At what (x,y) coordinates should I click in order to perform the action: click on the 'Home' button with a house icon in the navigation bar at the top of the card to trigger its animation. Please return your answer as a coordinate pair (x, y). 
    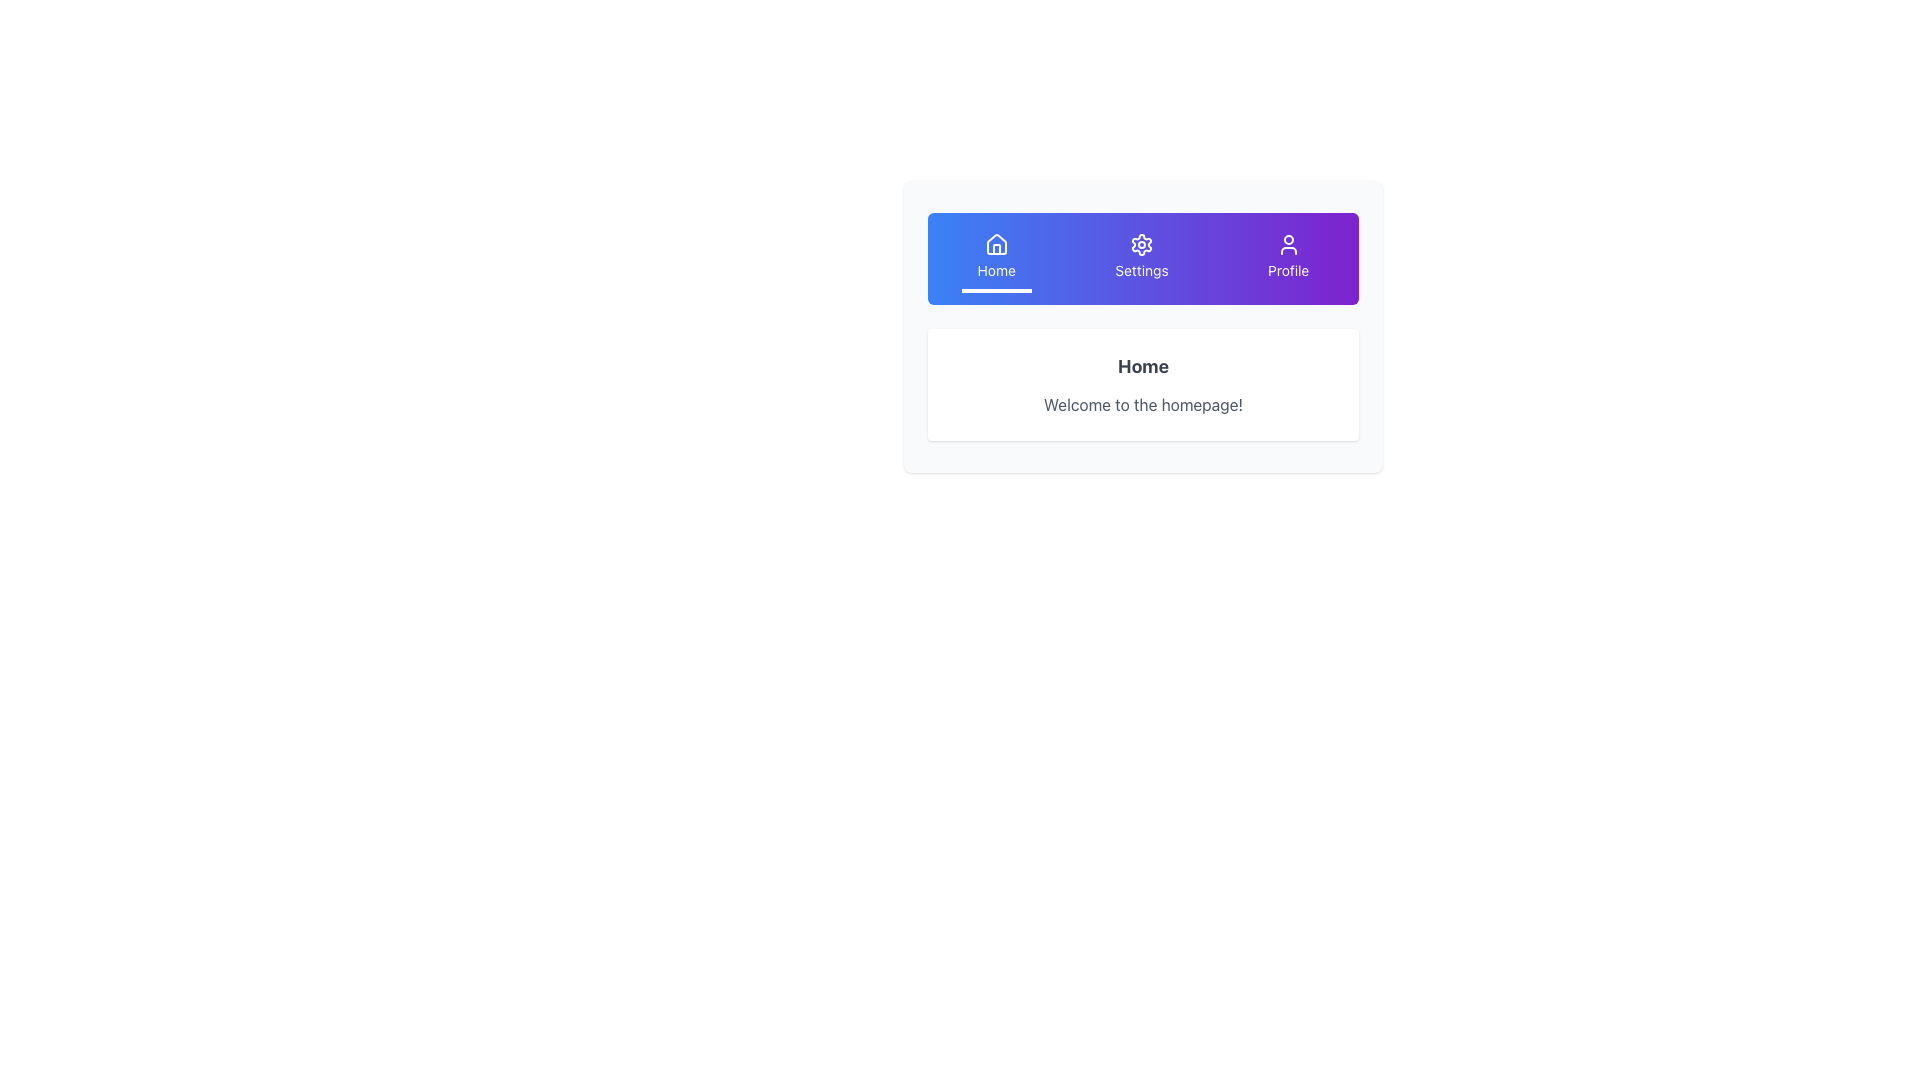
    Looking at the image, I should click on (996, 257).